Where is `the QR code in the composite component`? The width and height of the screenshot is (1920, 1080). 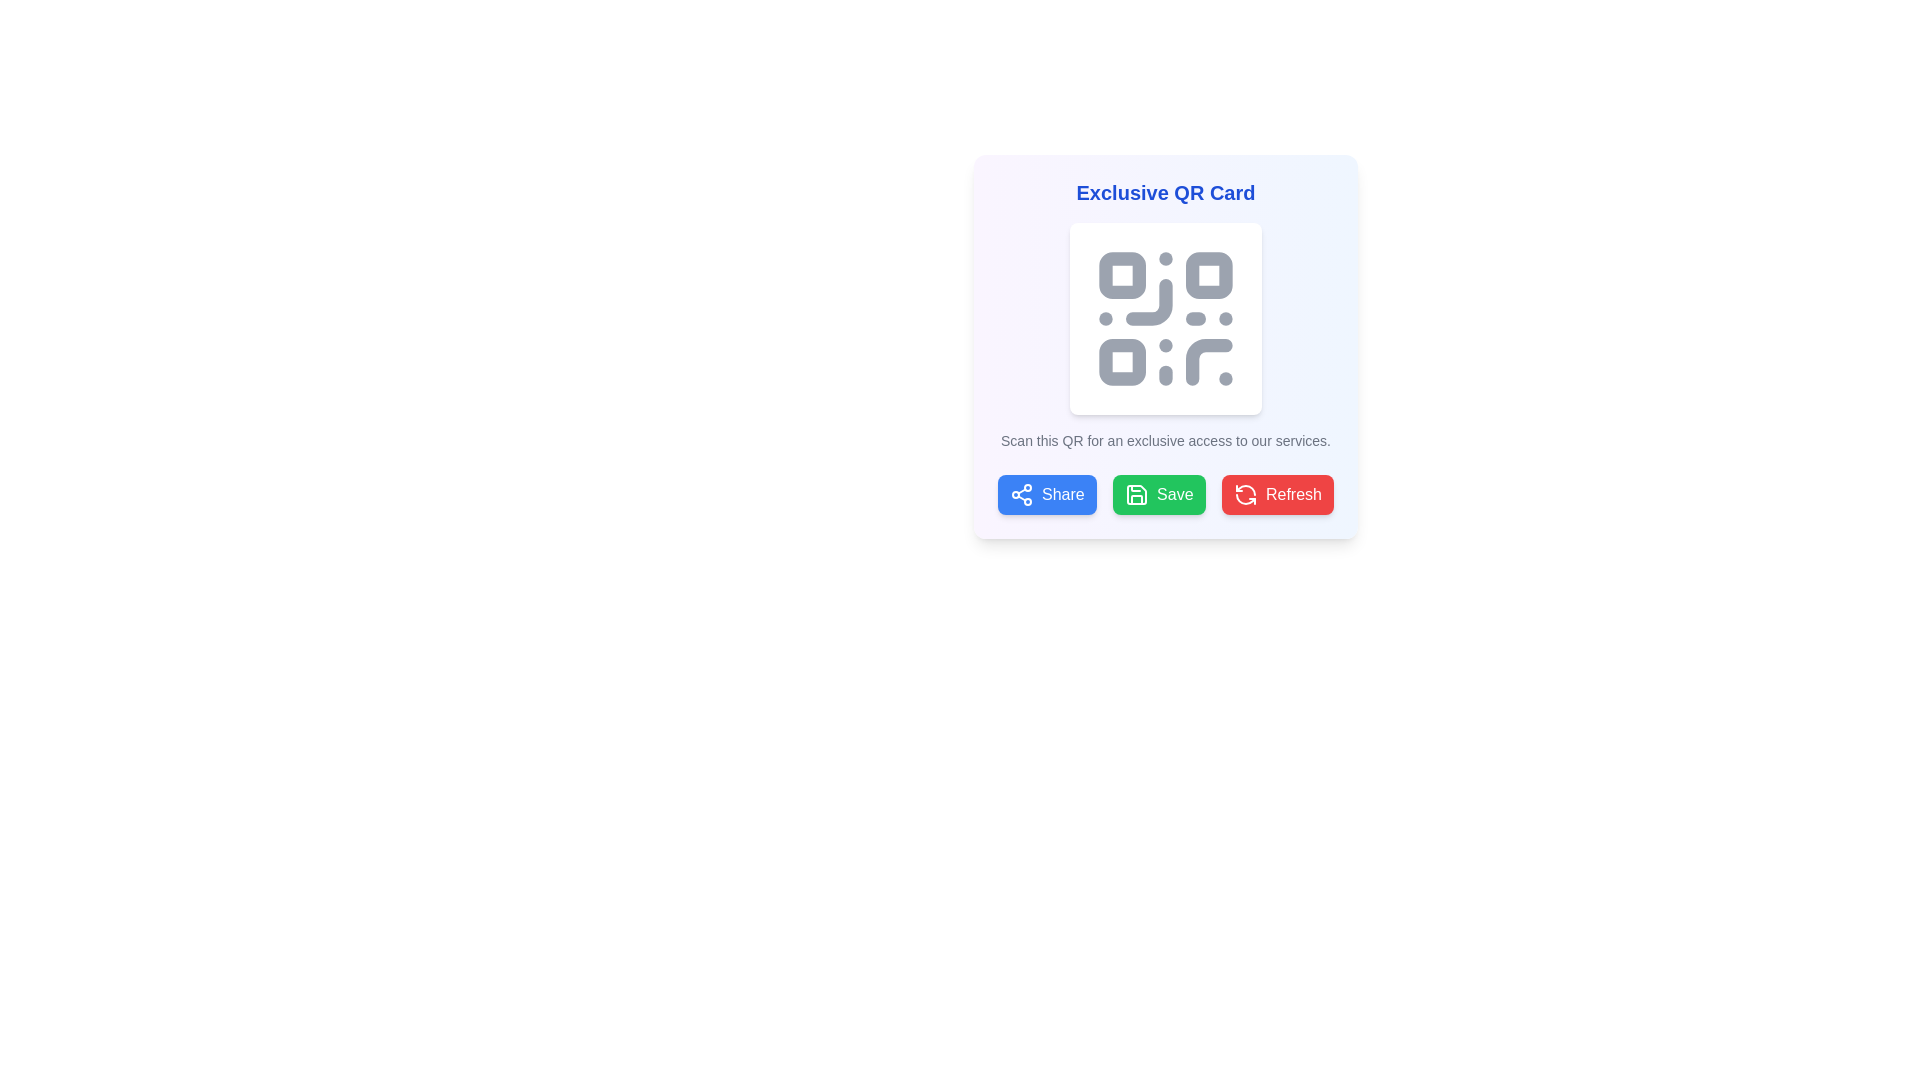
the QR code in the composite component is located at coordinates (1166, 346).